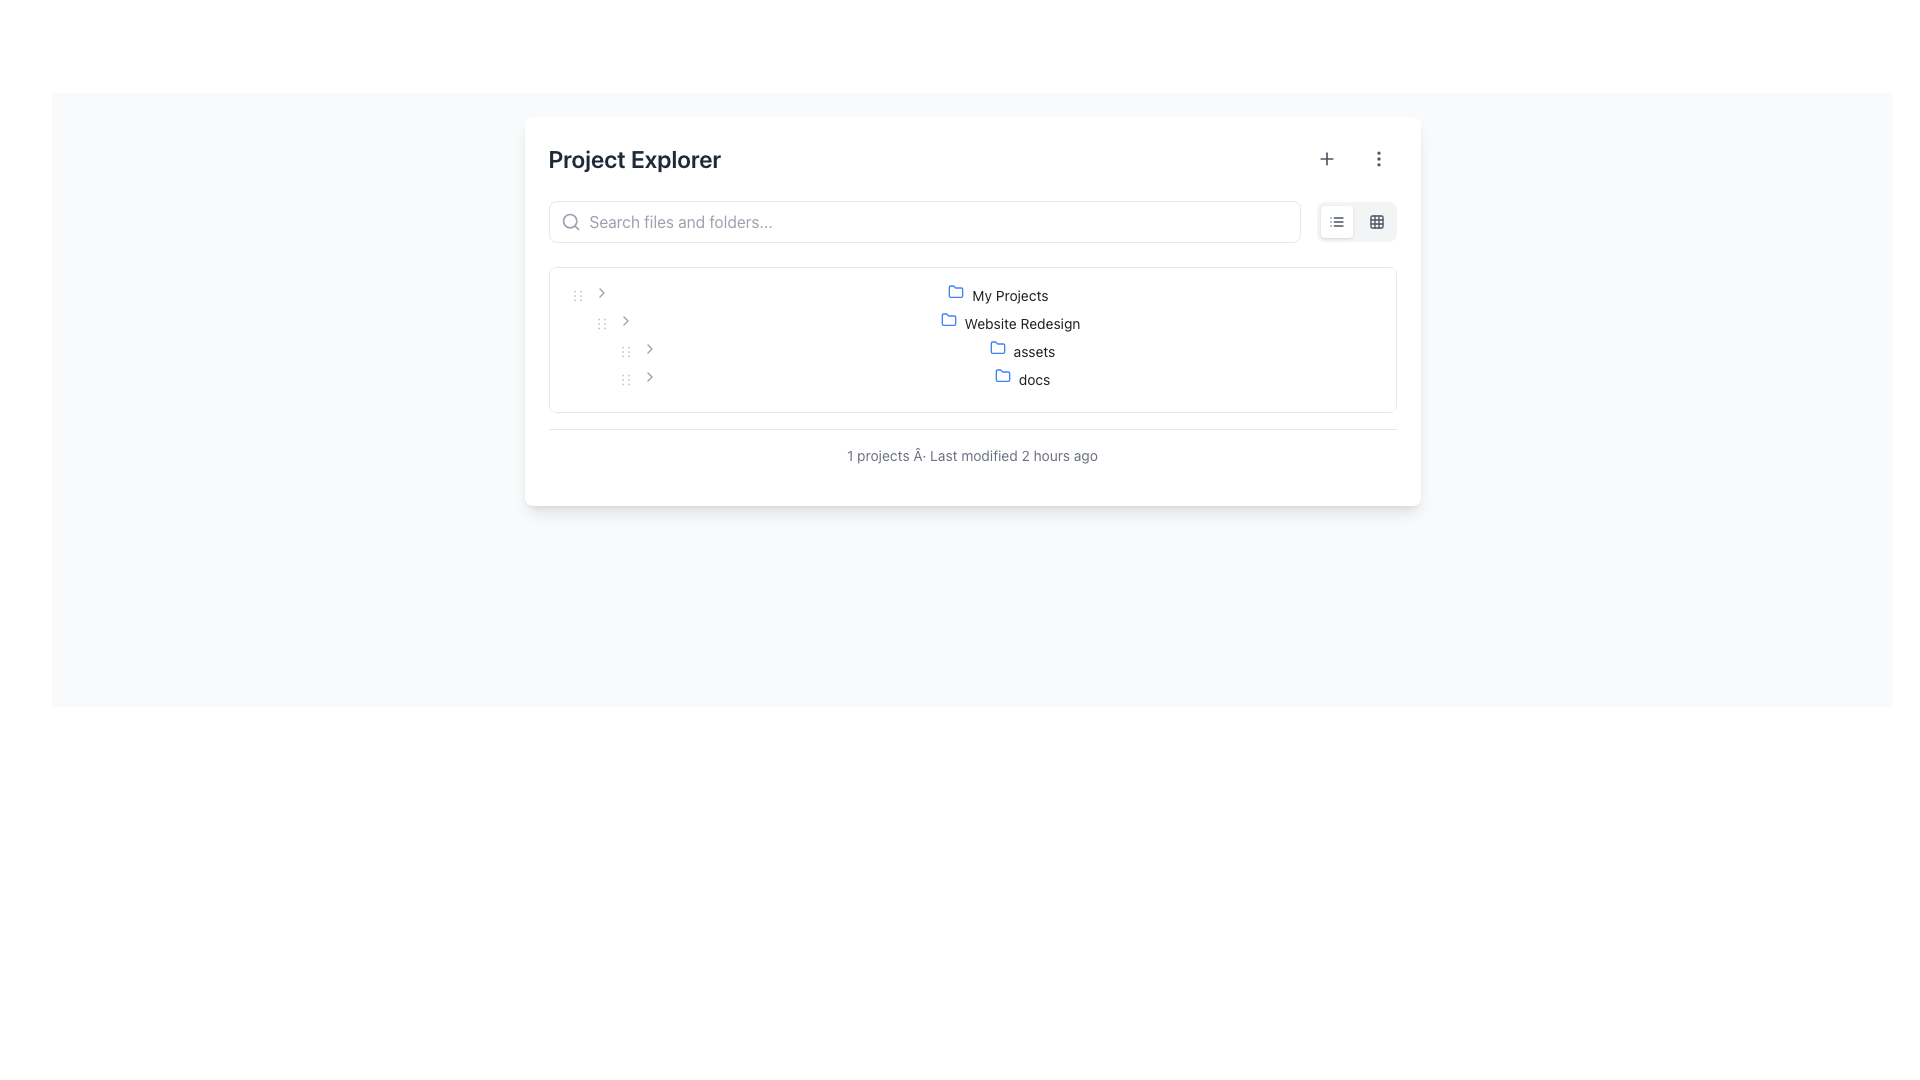  What do you see at coordinates (1001, 350) in the screenshot?
I see `folder icon located in the 'assets' row of the file explorer UI, which has a blue outline and a rectangular shape` at bounding box center [1001, 350].